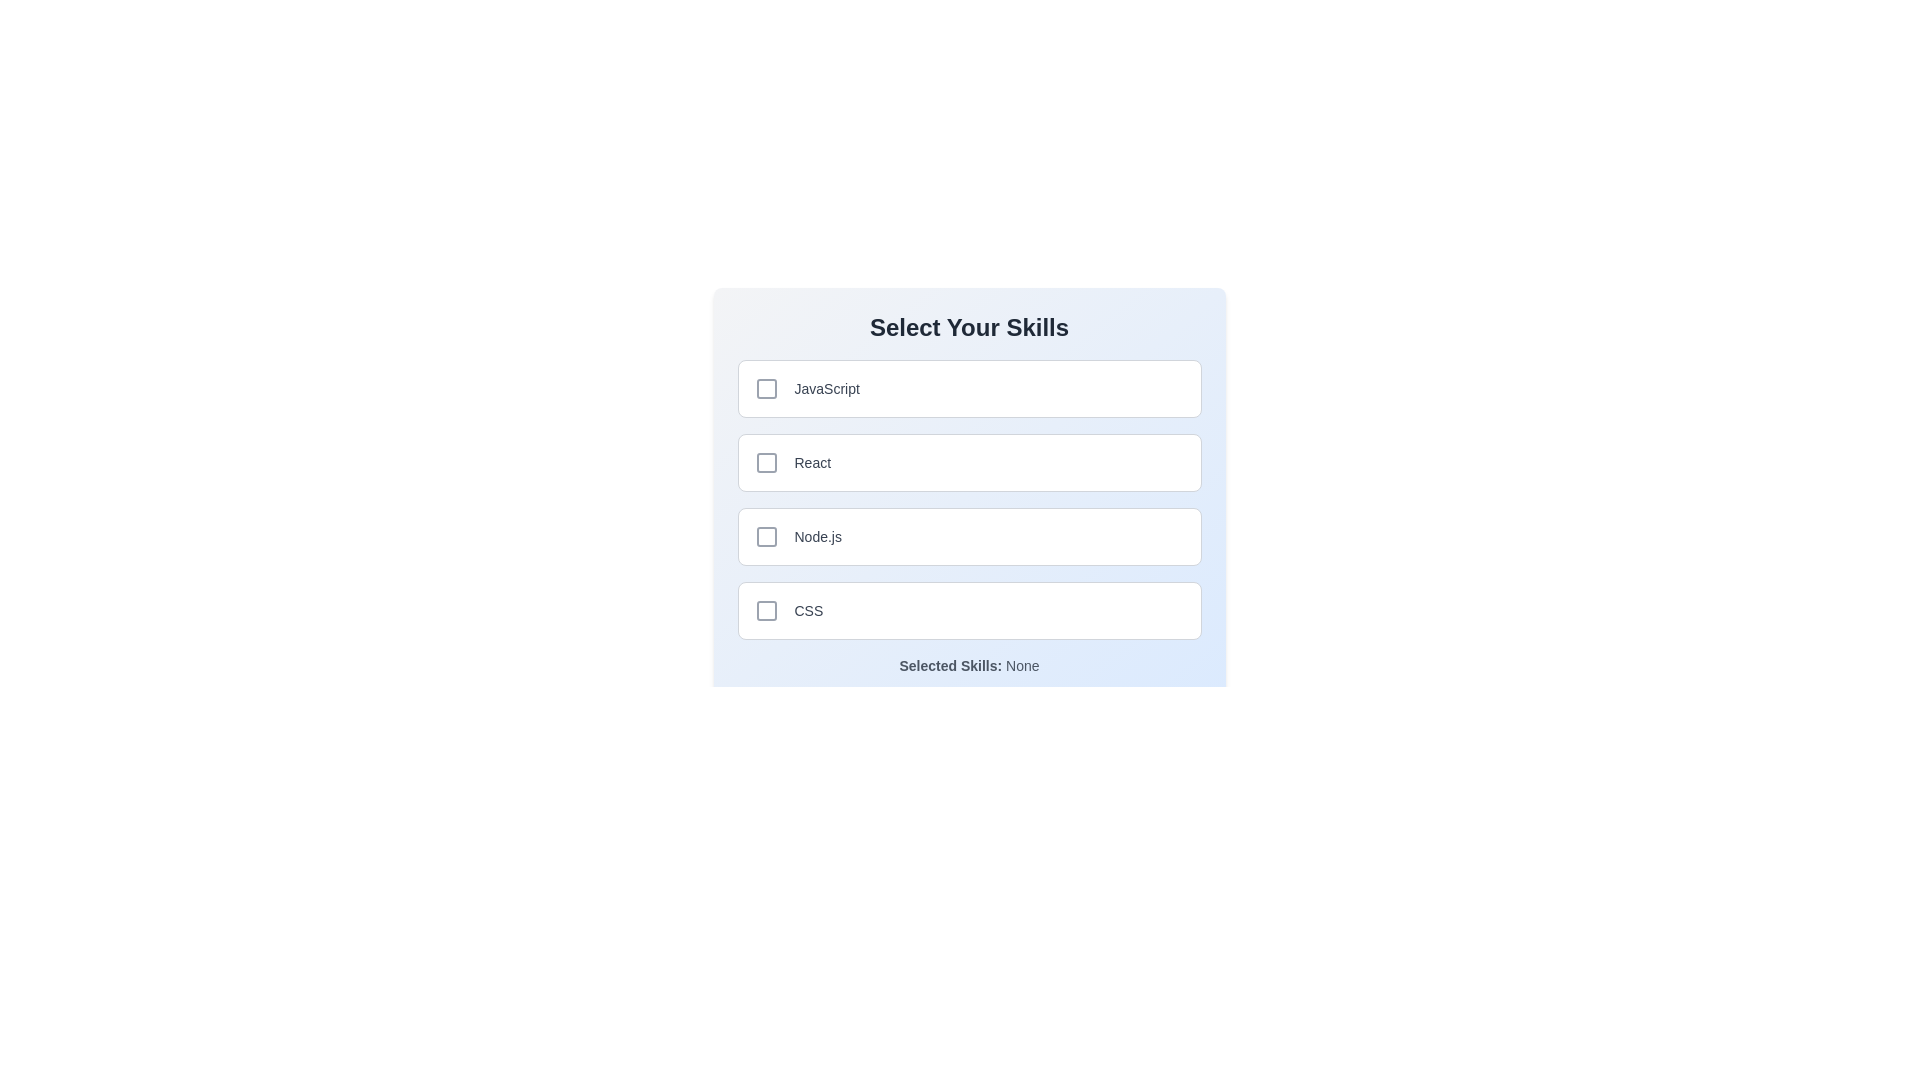  Describe the element at coordinates (827, 389) in the screenshot. I see `the 'JavaScript' skill label which is located to the right of the checkbox in the 'Select Your Skills' section` at that location.